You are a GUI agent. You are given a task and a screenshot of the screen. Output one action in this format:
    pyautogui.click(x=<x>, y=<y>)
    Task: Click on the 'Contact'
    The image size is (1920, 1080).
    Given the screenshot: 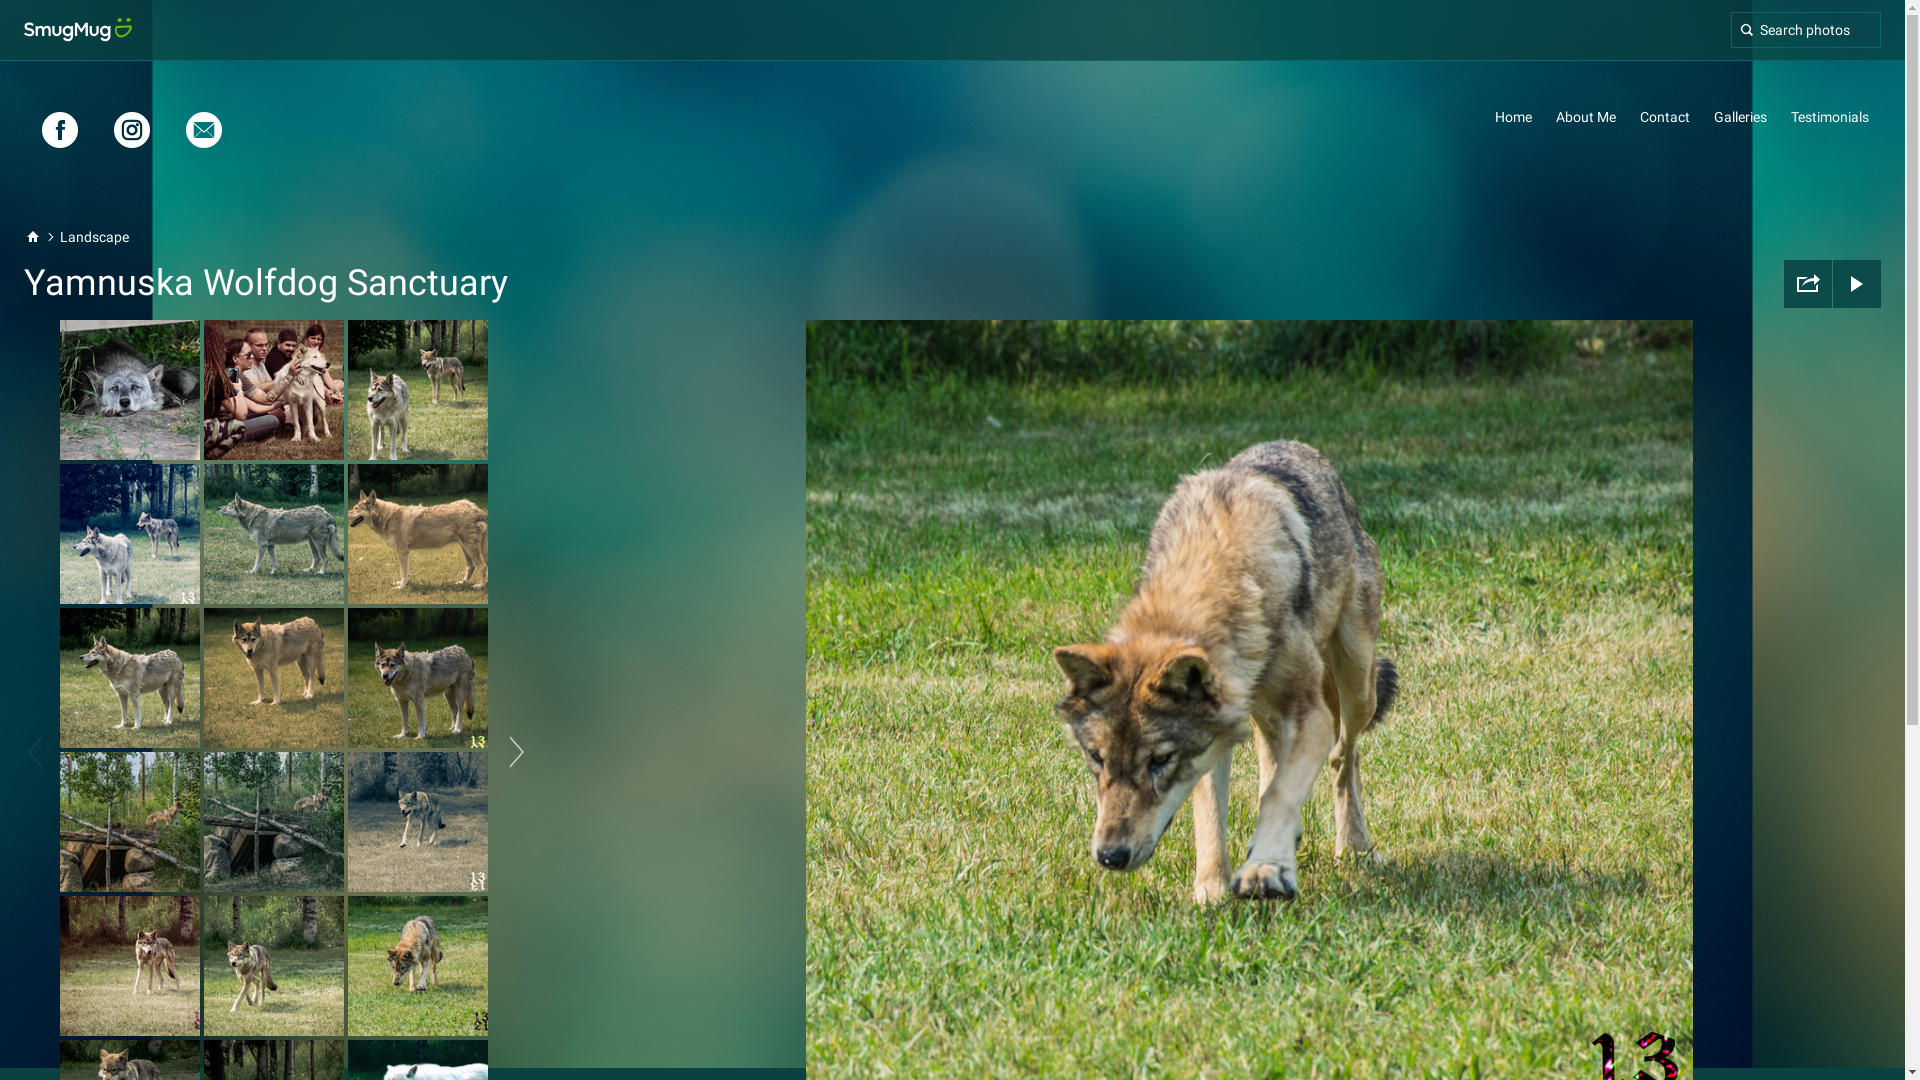 What is the action you would take?
    pyautogui.click(x=1665, y=116)
    